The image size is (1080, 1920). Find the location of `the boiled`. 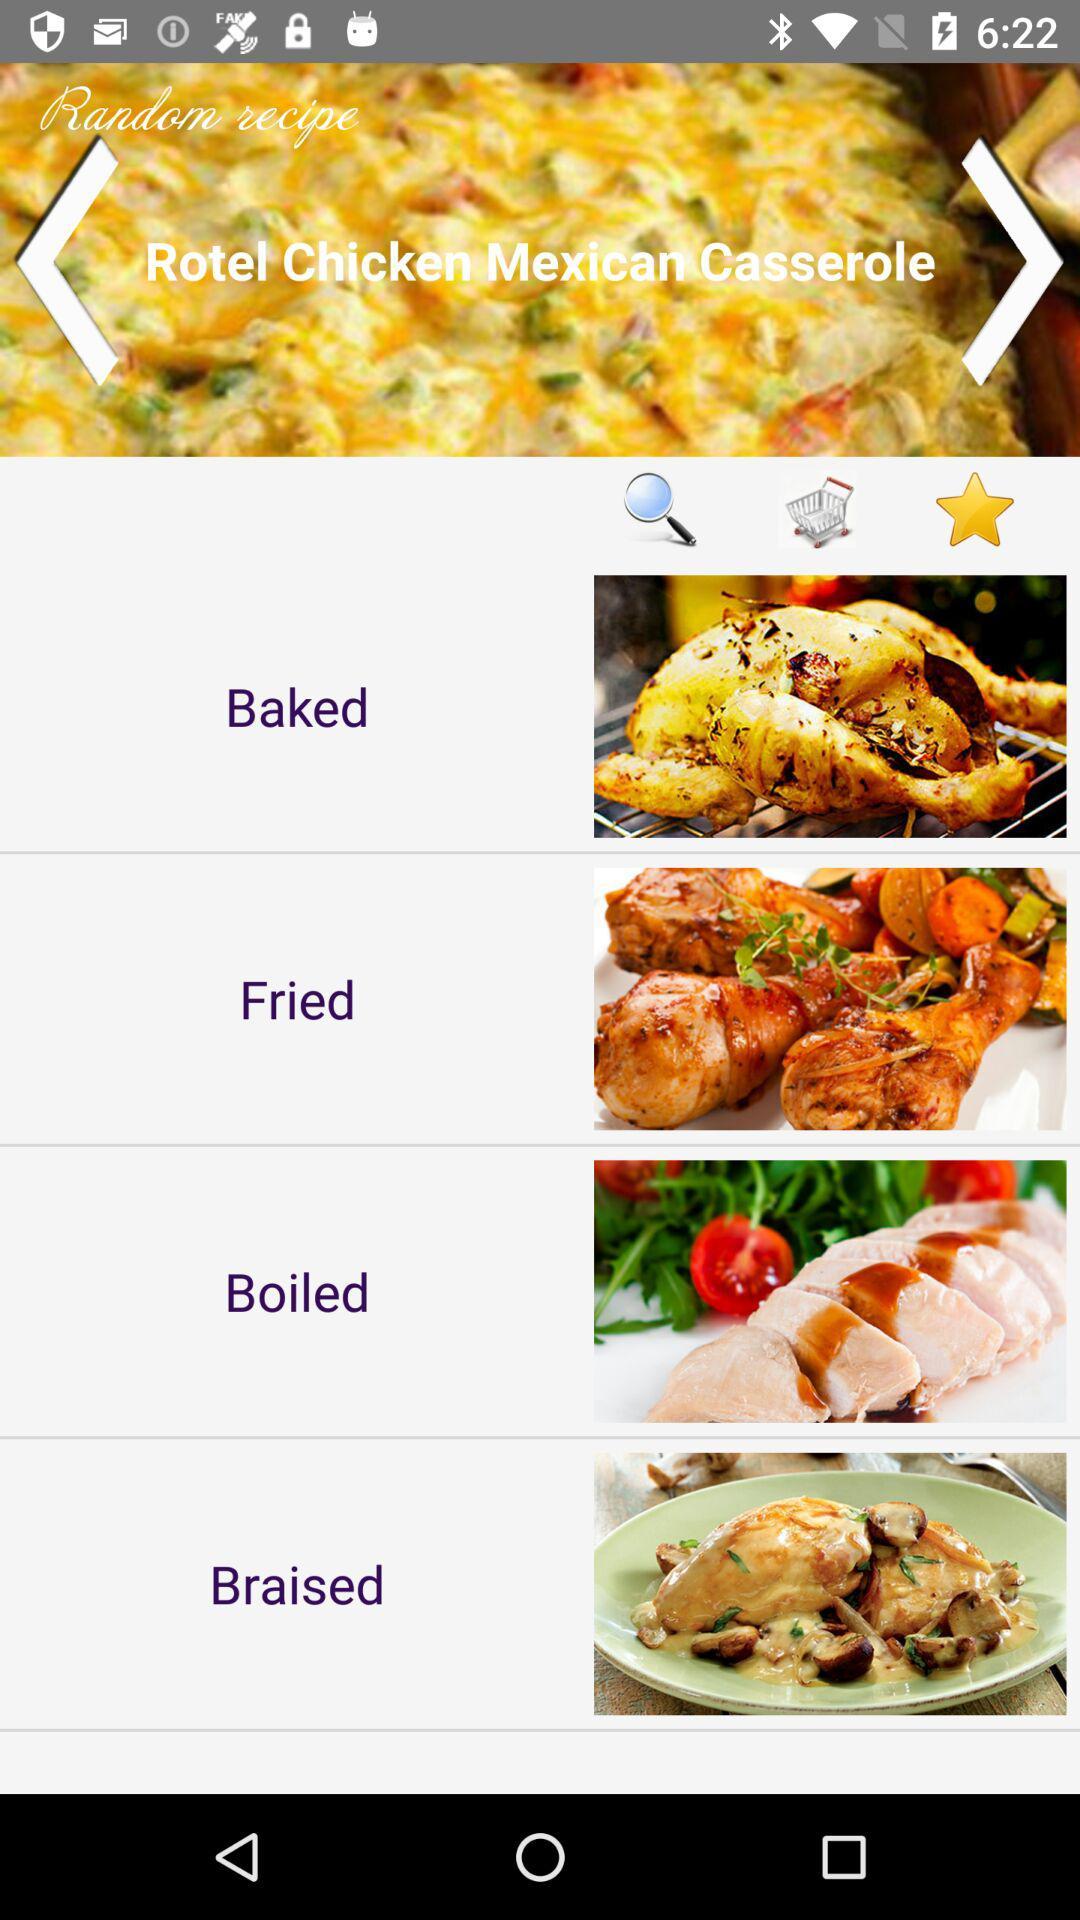

the boiled is located at coordinates (297, 1291).